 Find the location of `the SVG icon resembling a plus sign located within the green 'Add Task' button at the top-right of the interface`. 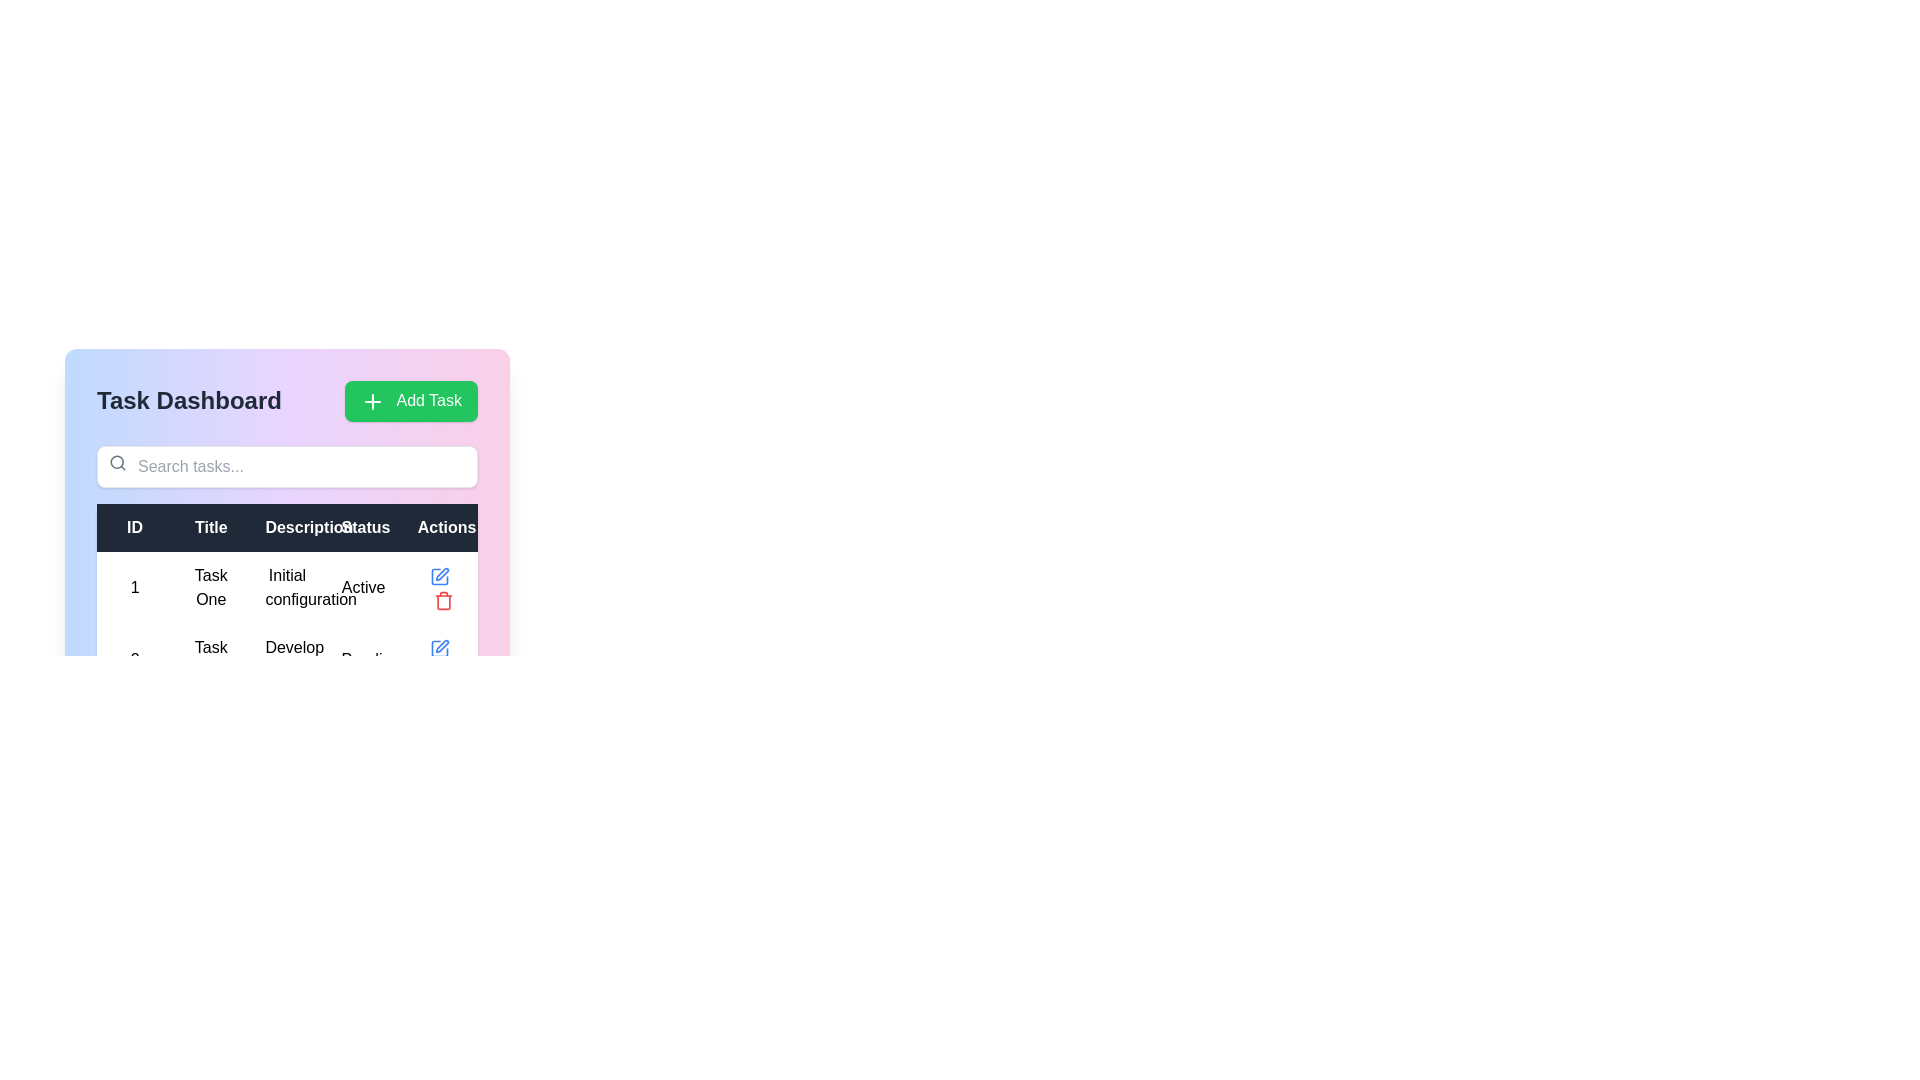

the SVG icon resembling a plus sign located within the green 'Add Task' button at the top-right of the interface is located at coordinates (372, 401).